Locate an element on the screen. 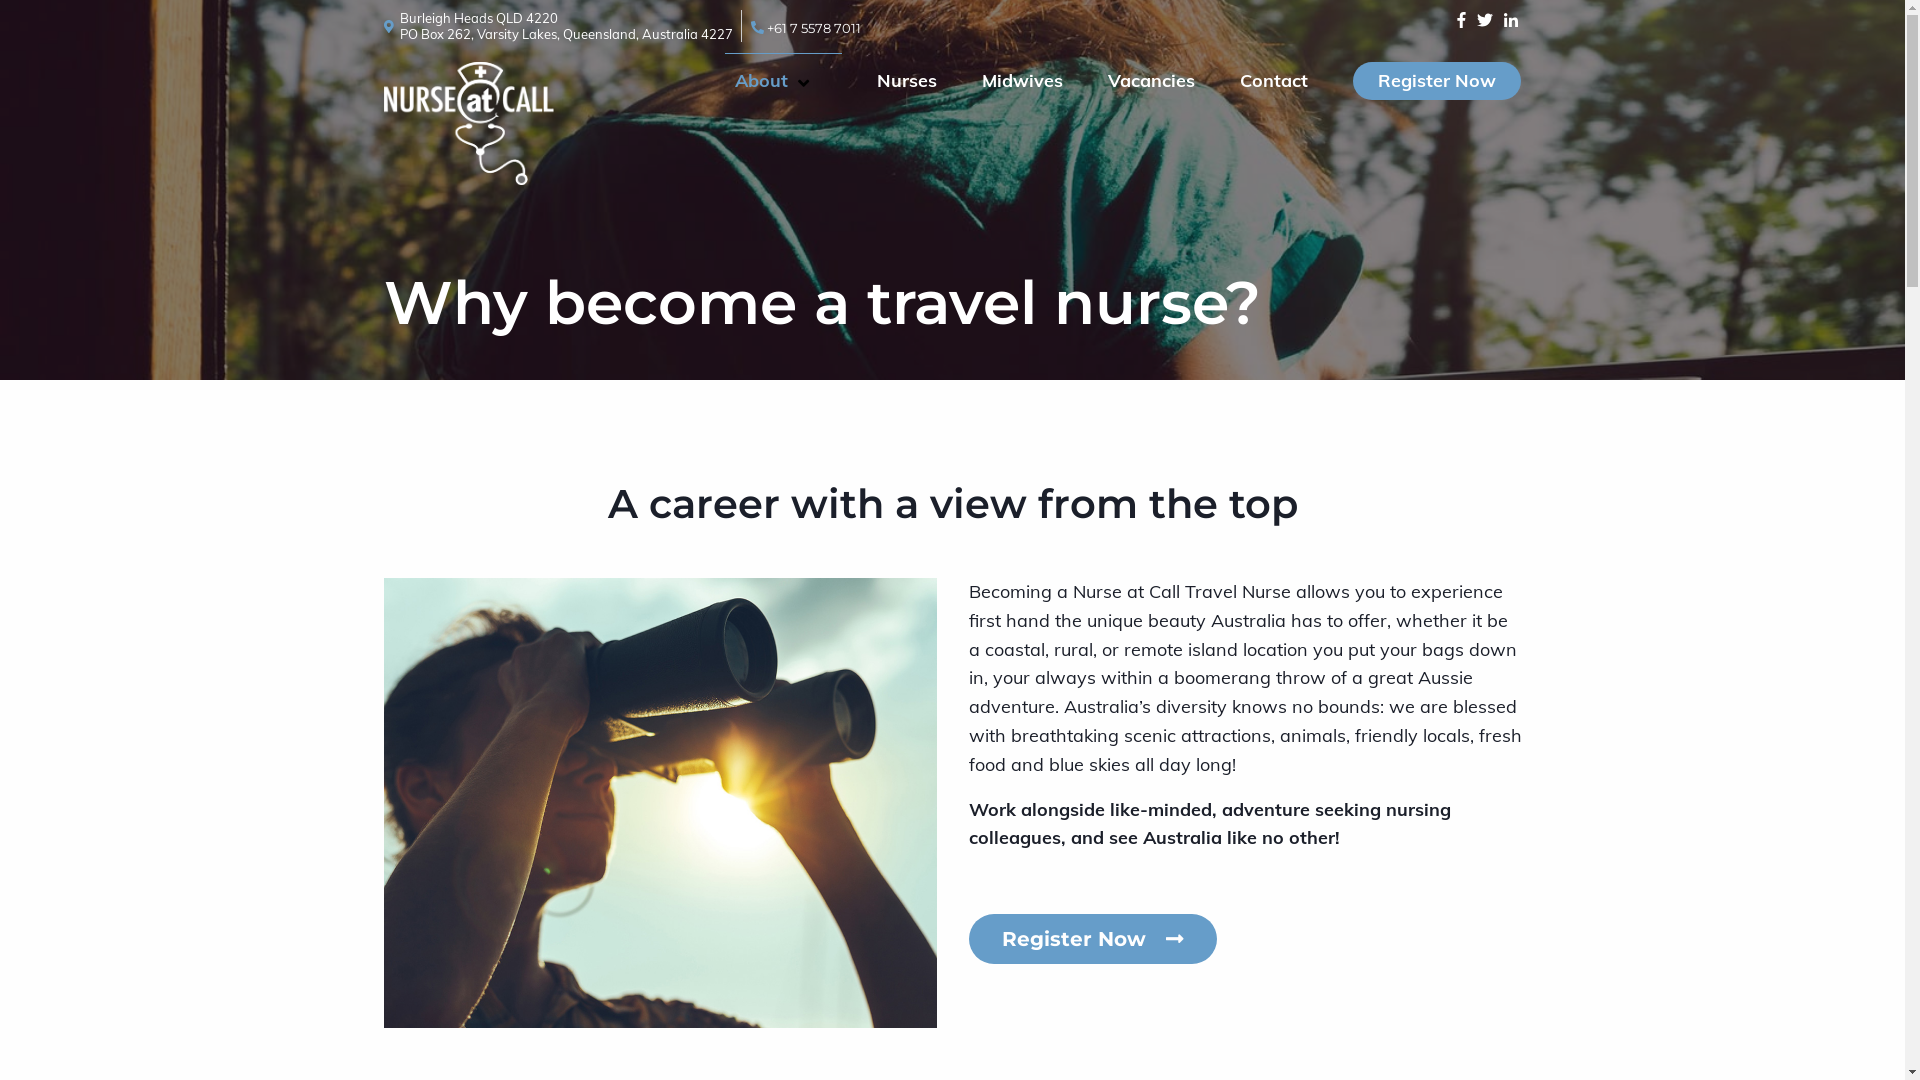 The width and height of the screenshot is (1920, 1080). 'Vacancies' is located at coordinates (1151, 80).